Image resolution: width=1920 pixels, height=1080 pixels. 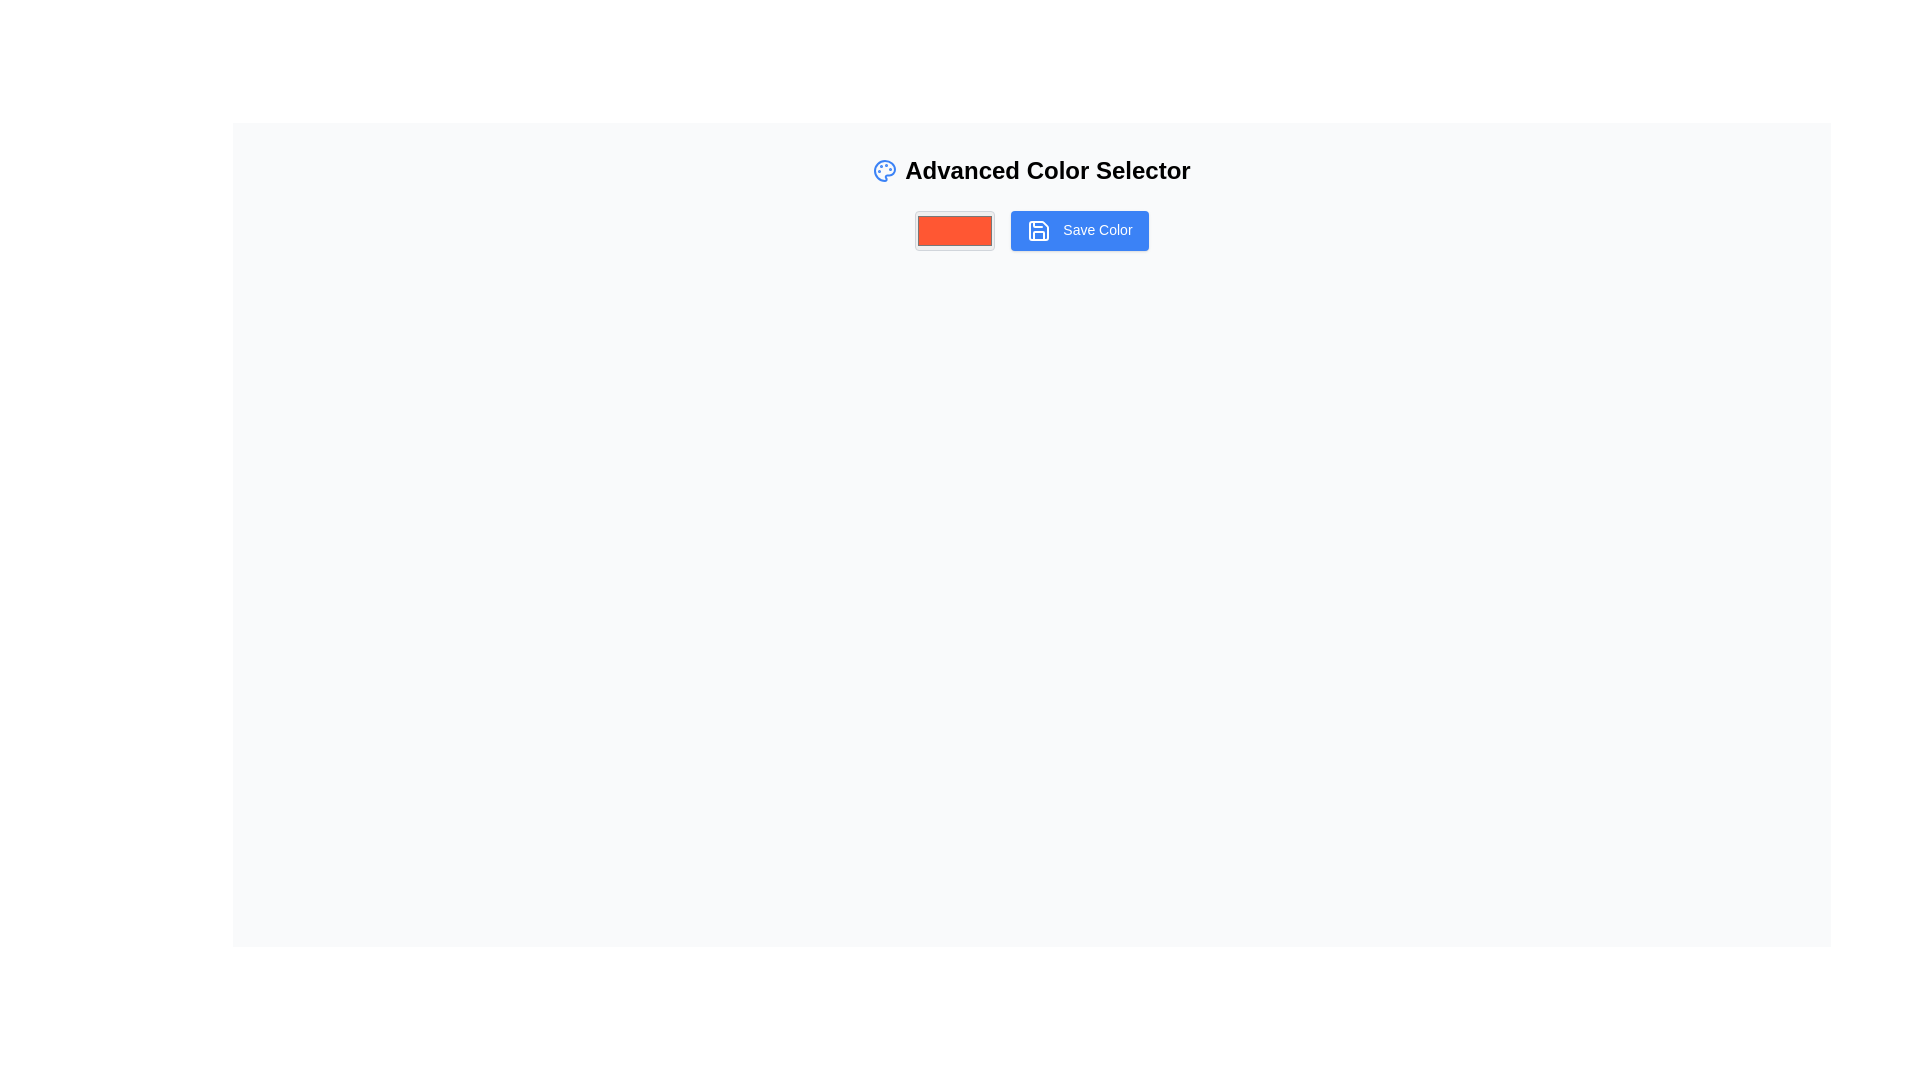 What do you see at coordinates (884, 169) in the screenshot?
I see `the SVG graphical element icon for color selection located in the top-left section of the interface, adjacent to the text 'Advanced Color Selector'` at bounding box center [884, 169].